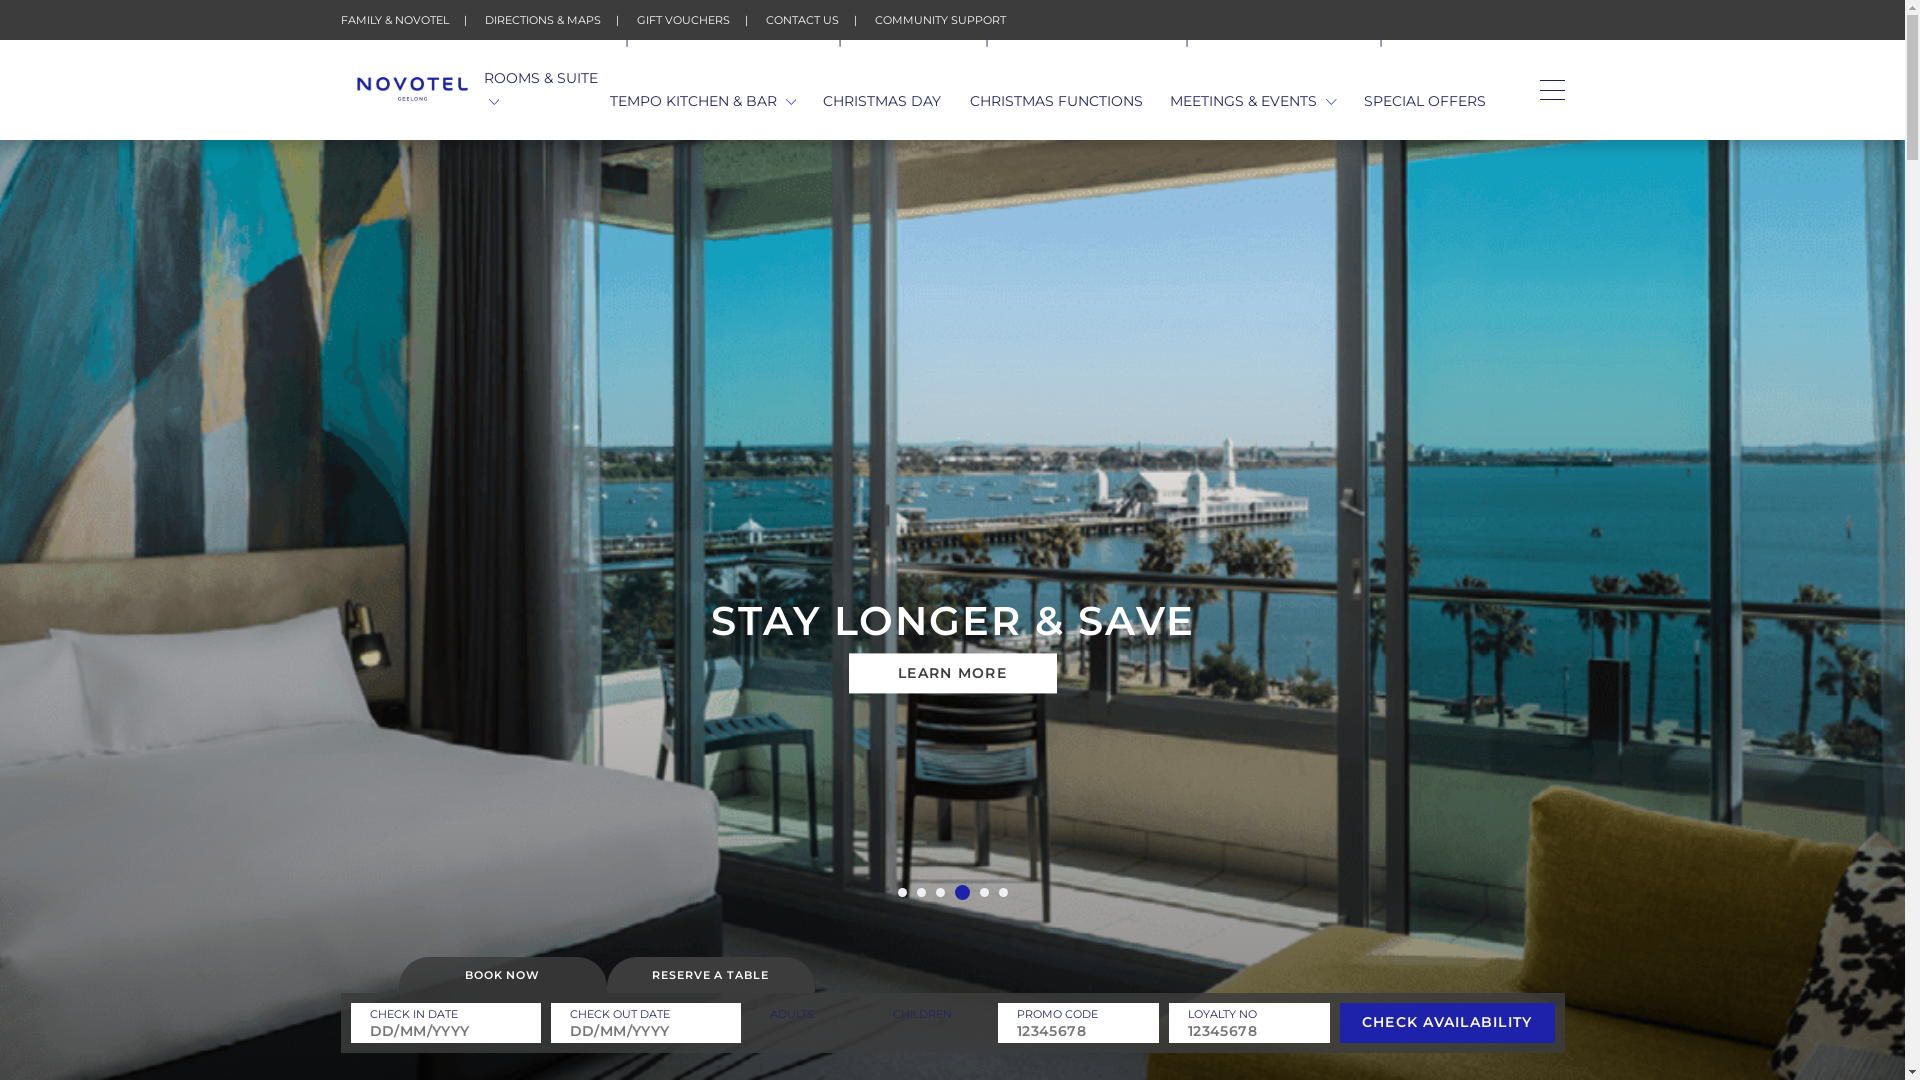  Describe the element at coordinates (703, 101) in the screenshot. I see `'TEMPO KITCHEN & BAR'` at that location.